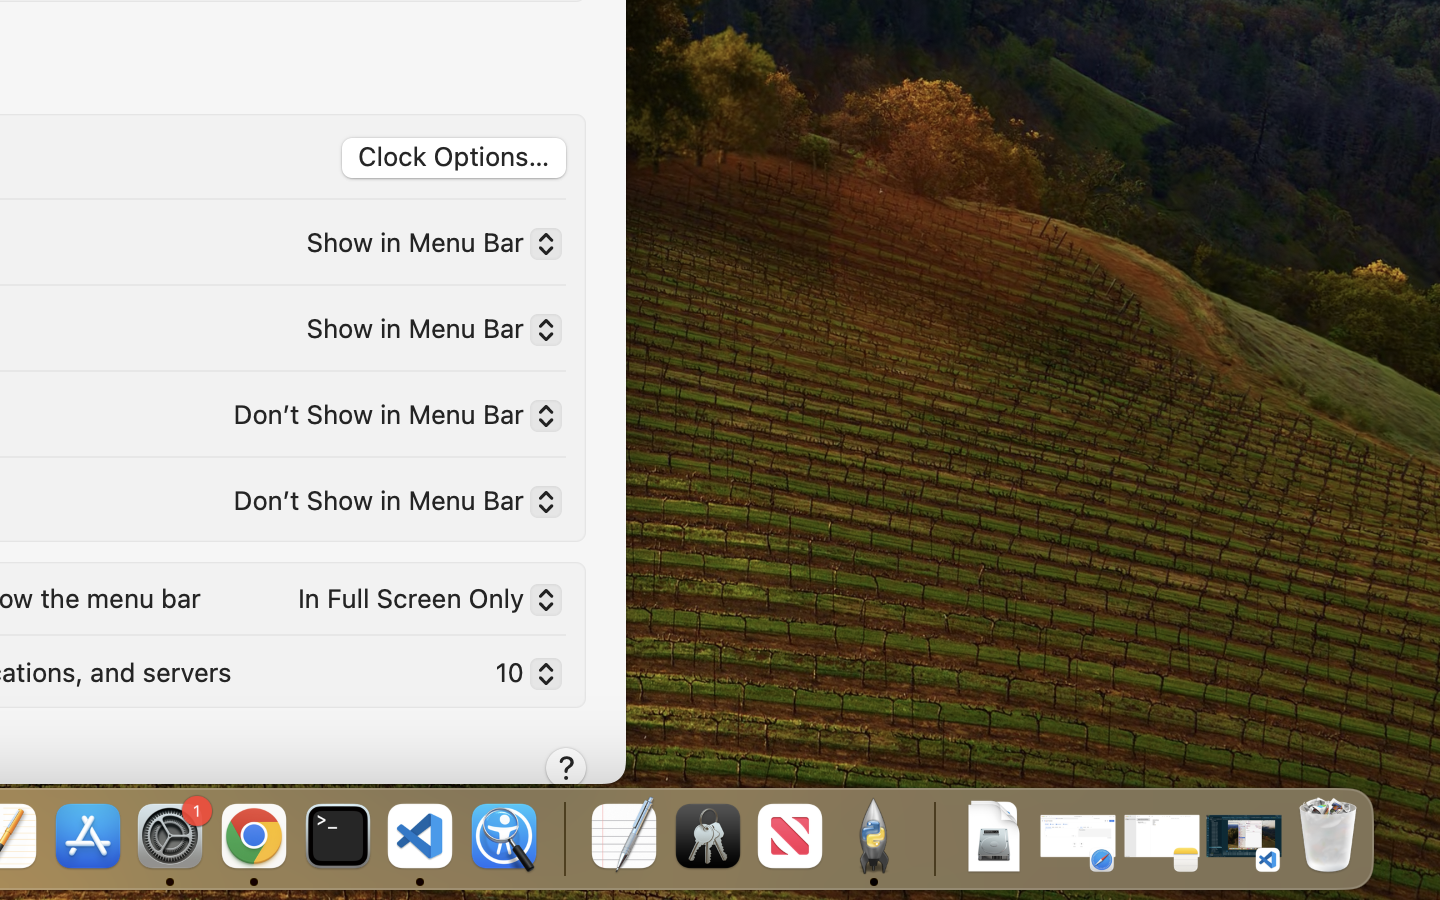 This screenshot has height=900, width=1440. What do you see at coordinates (422, 603) in the screenshot?
I see `'In Full Screen Only'` at bounding box center [422, 603].